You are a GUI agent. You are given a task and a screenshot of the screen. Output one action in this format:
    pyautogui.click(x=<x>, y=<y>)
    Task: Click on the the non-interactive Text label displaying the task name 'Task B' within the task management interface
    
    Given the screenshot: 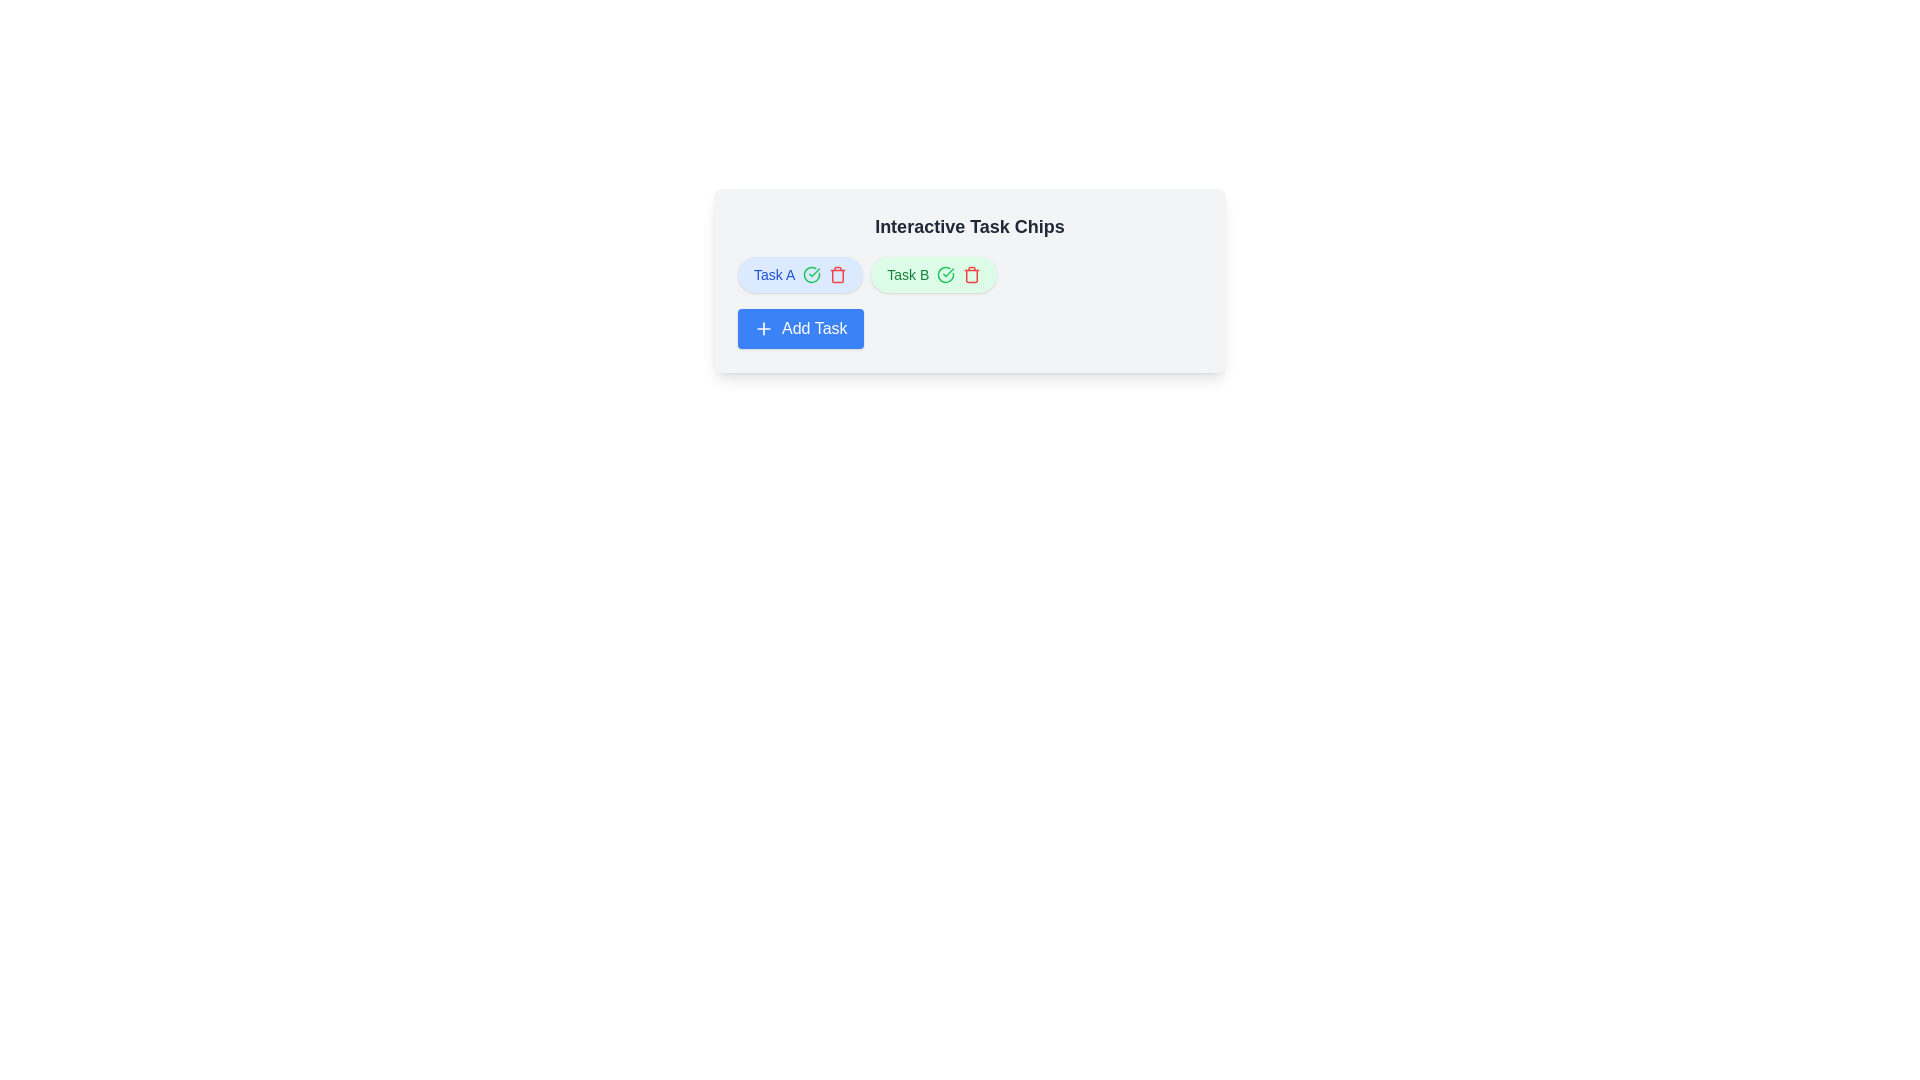 What is the action you would take?
    pyautogui.click(x=907, y=274)
    